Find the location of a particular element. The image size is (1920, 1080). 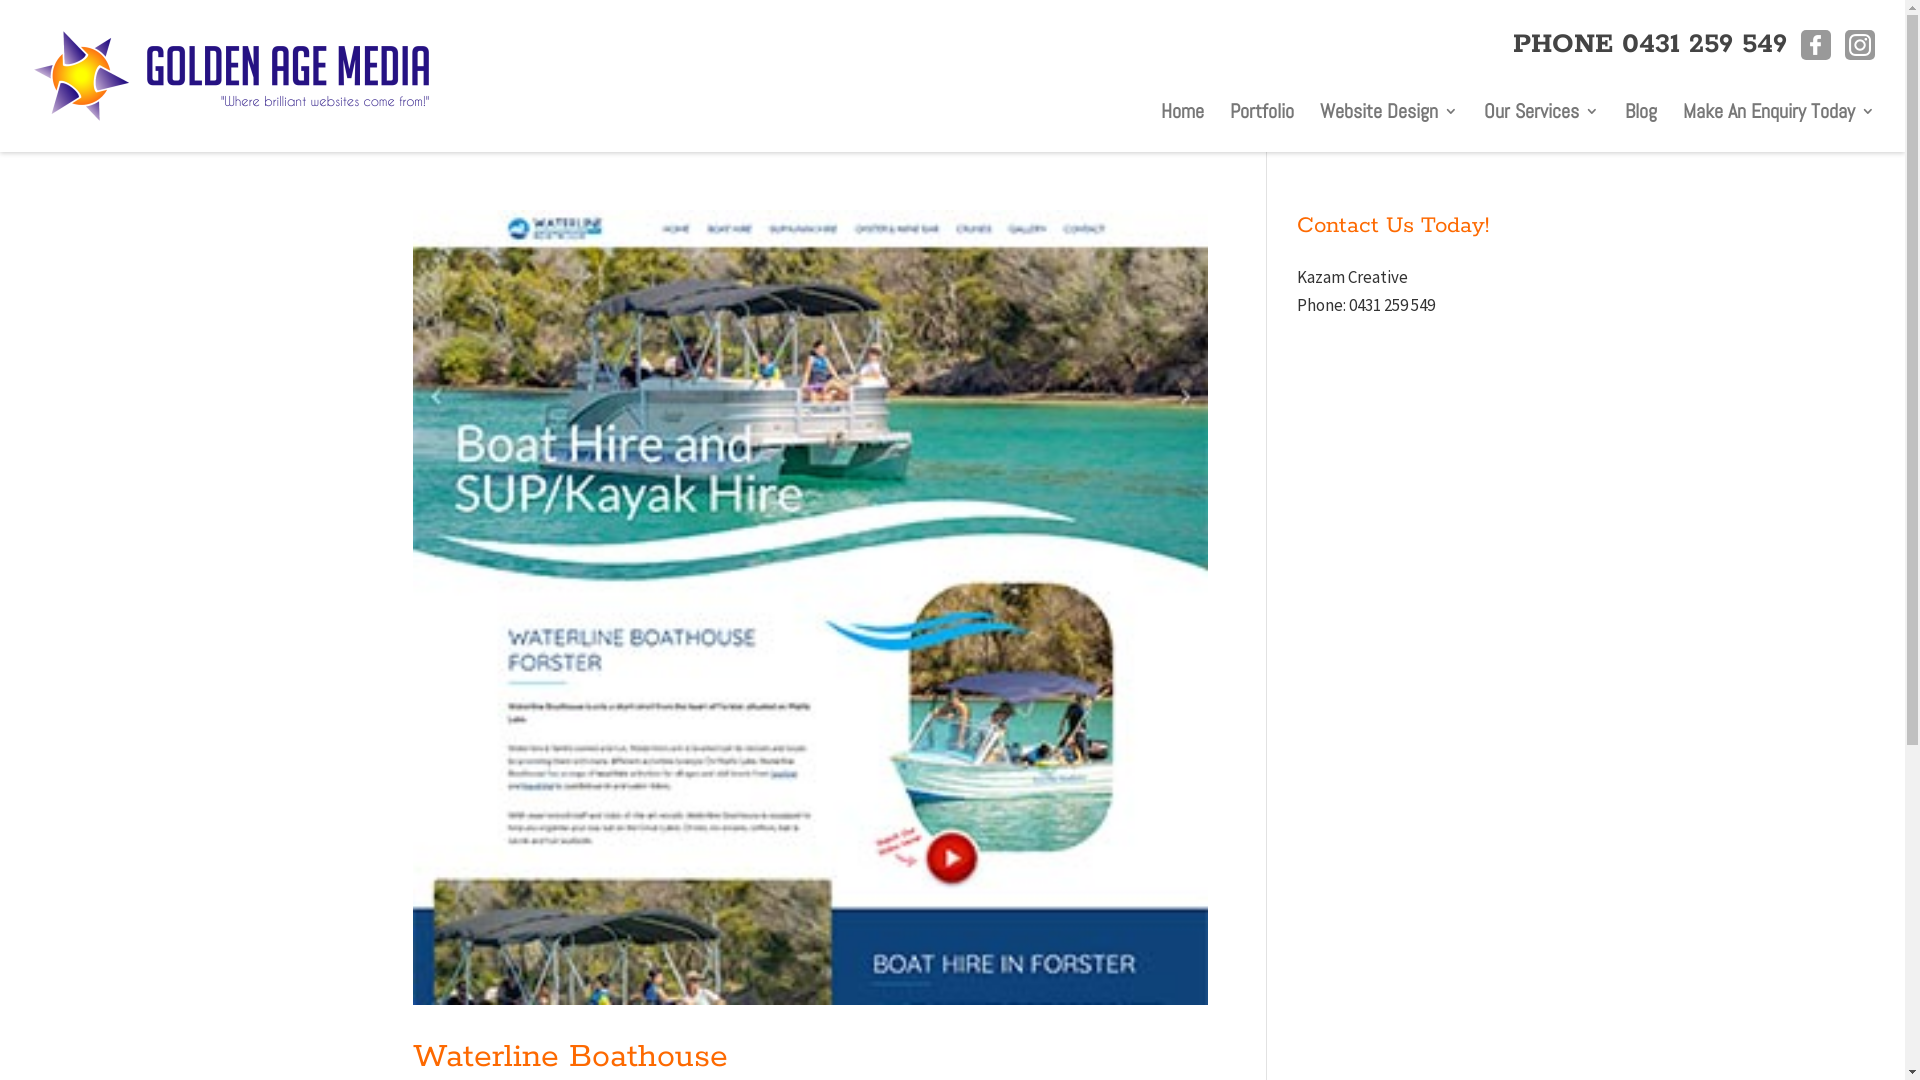

'Portfolio' is located at coordinates (1261, 115).